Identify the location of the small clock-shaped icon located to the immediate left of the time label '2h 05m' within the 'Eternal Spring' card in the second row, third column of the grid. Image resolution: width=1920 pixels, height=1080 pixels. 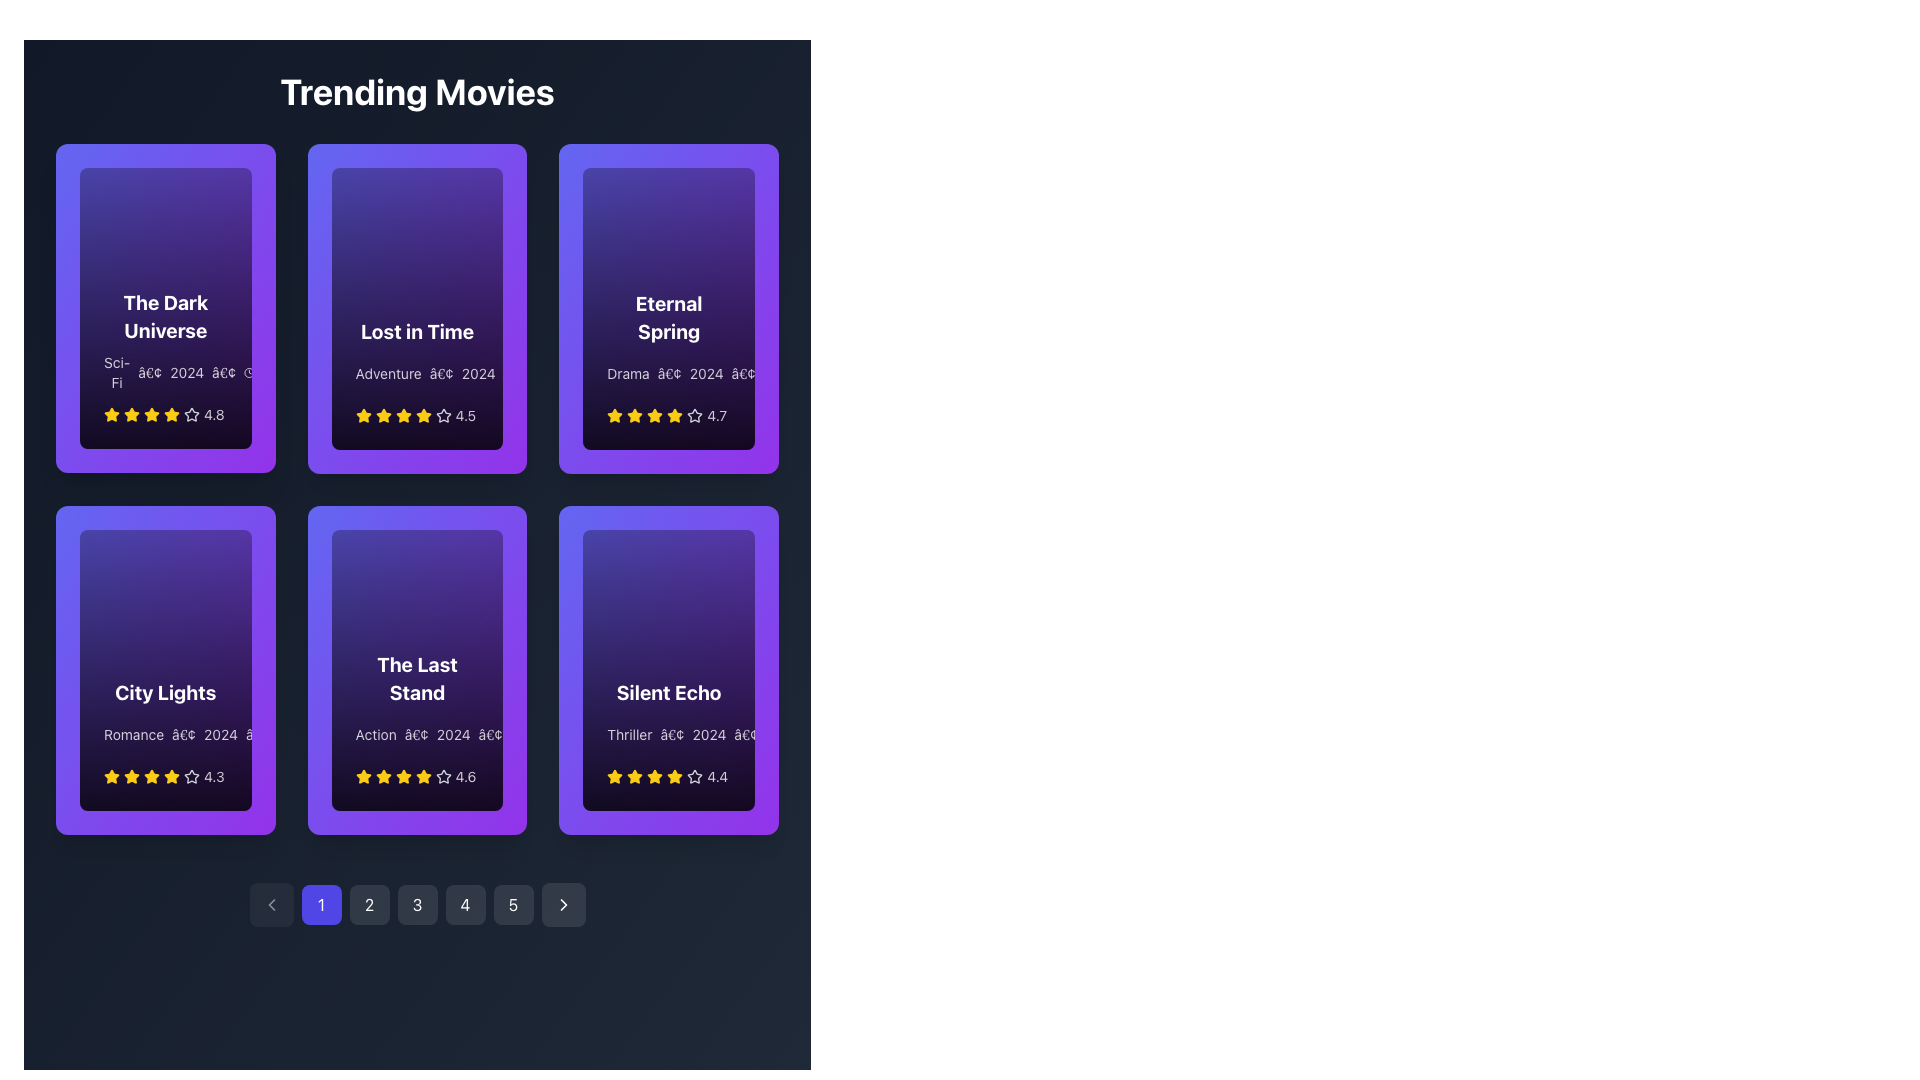
(768, 373).